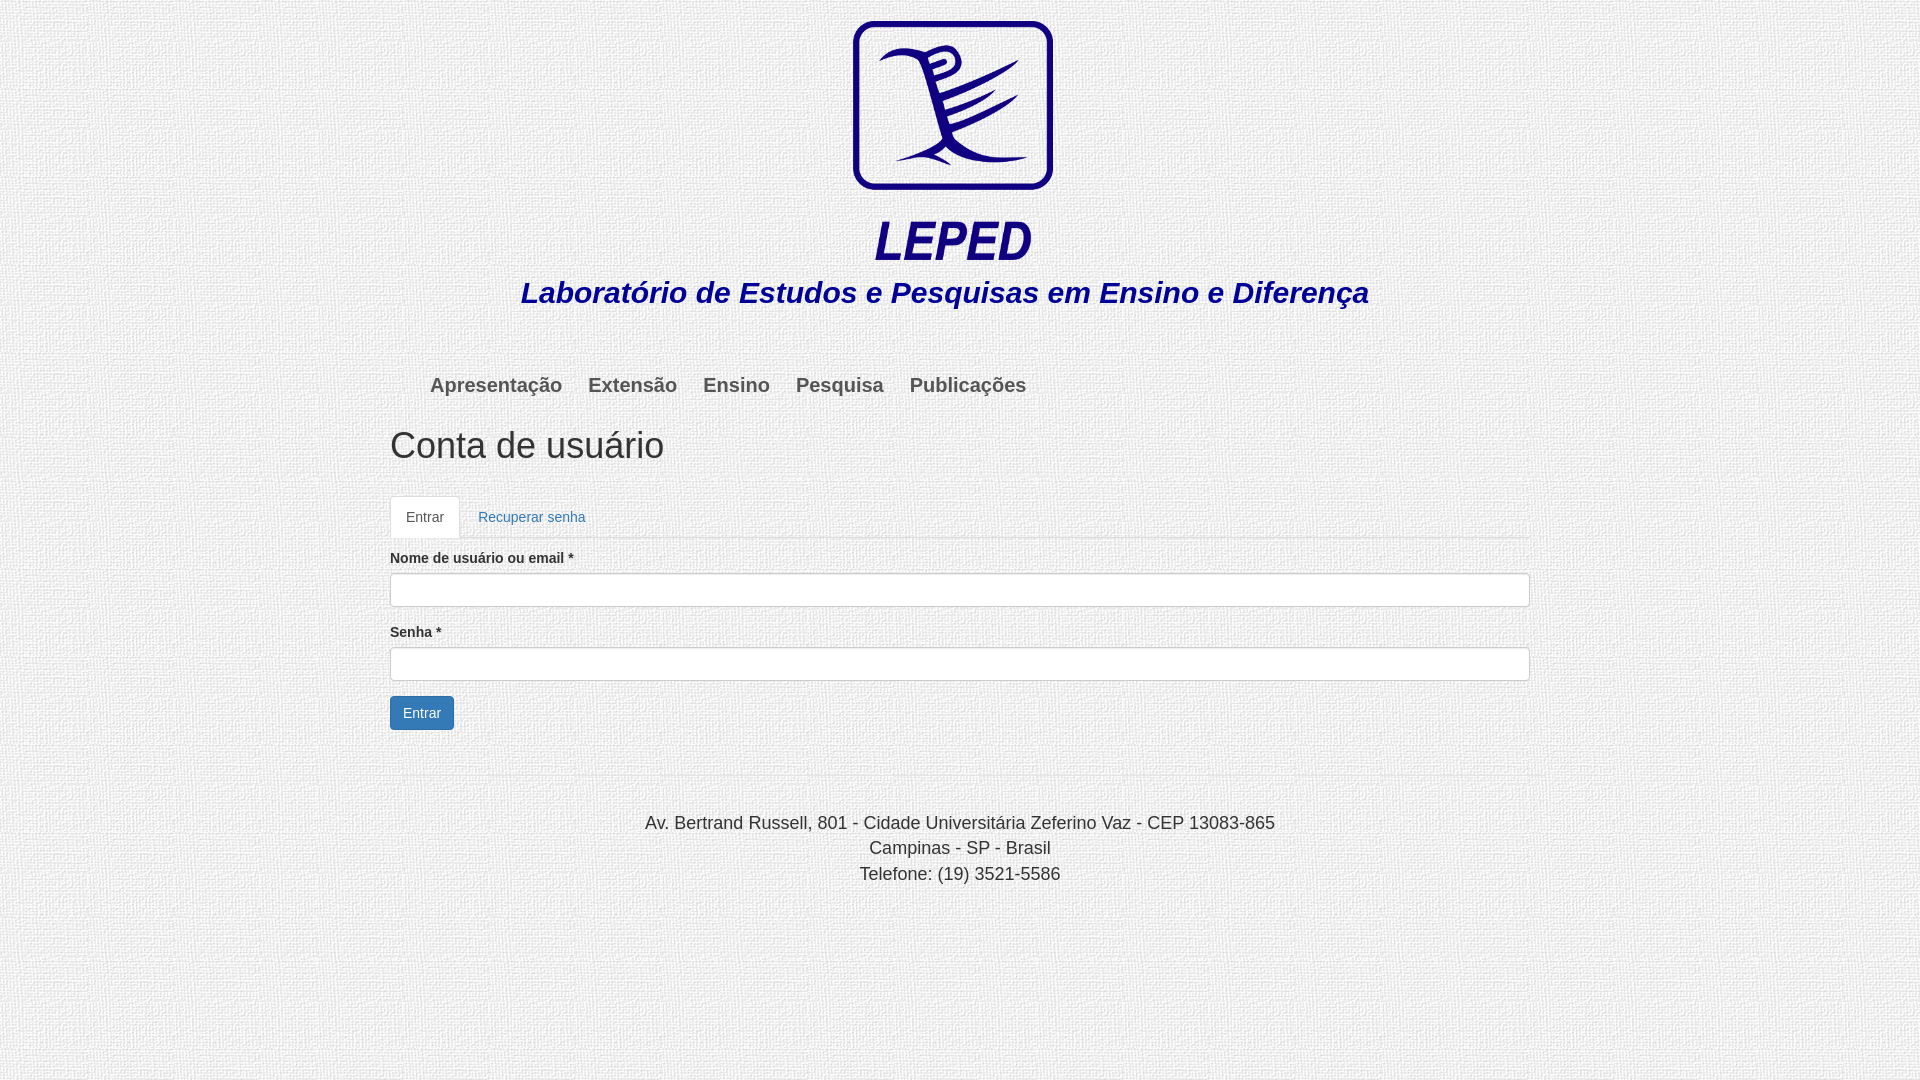 Image resolution: width=1920 pixels, height=1080 pixels. I want to click on 'Entrar, so click(424, 515).